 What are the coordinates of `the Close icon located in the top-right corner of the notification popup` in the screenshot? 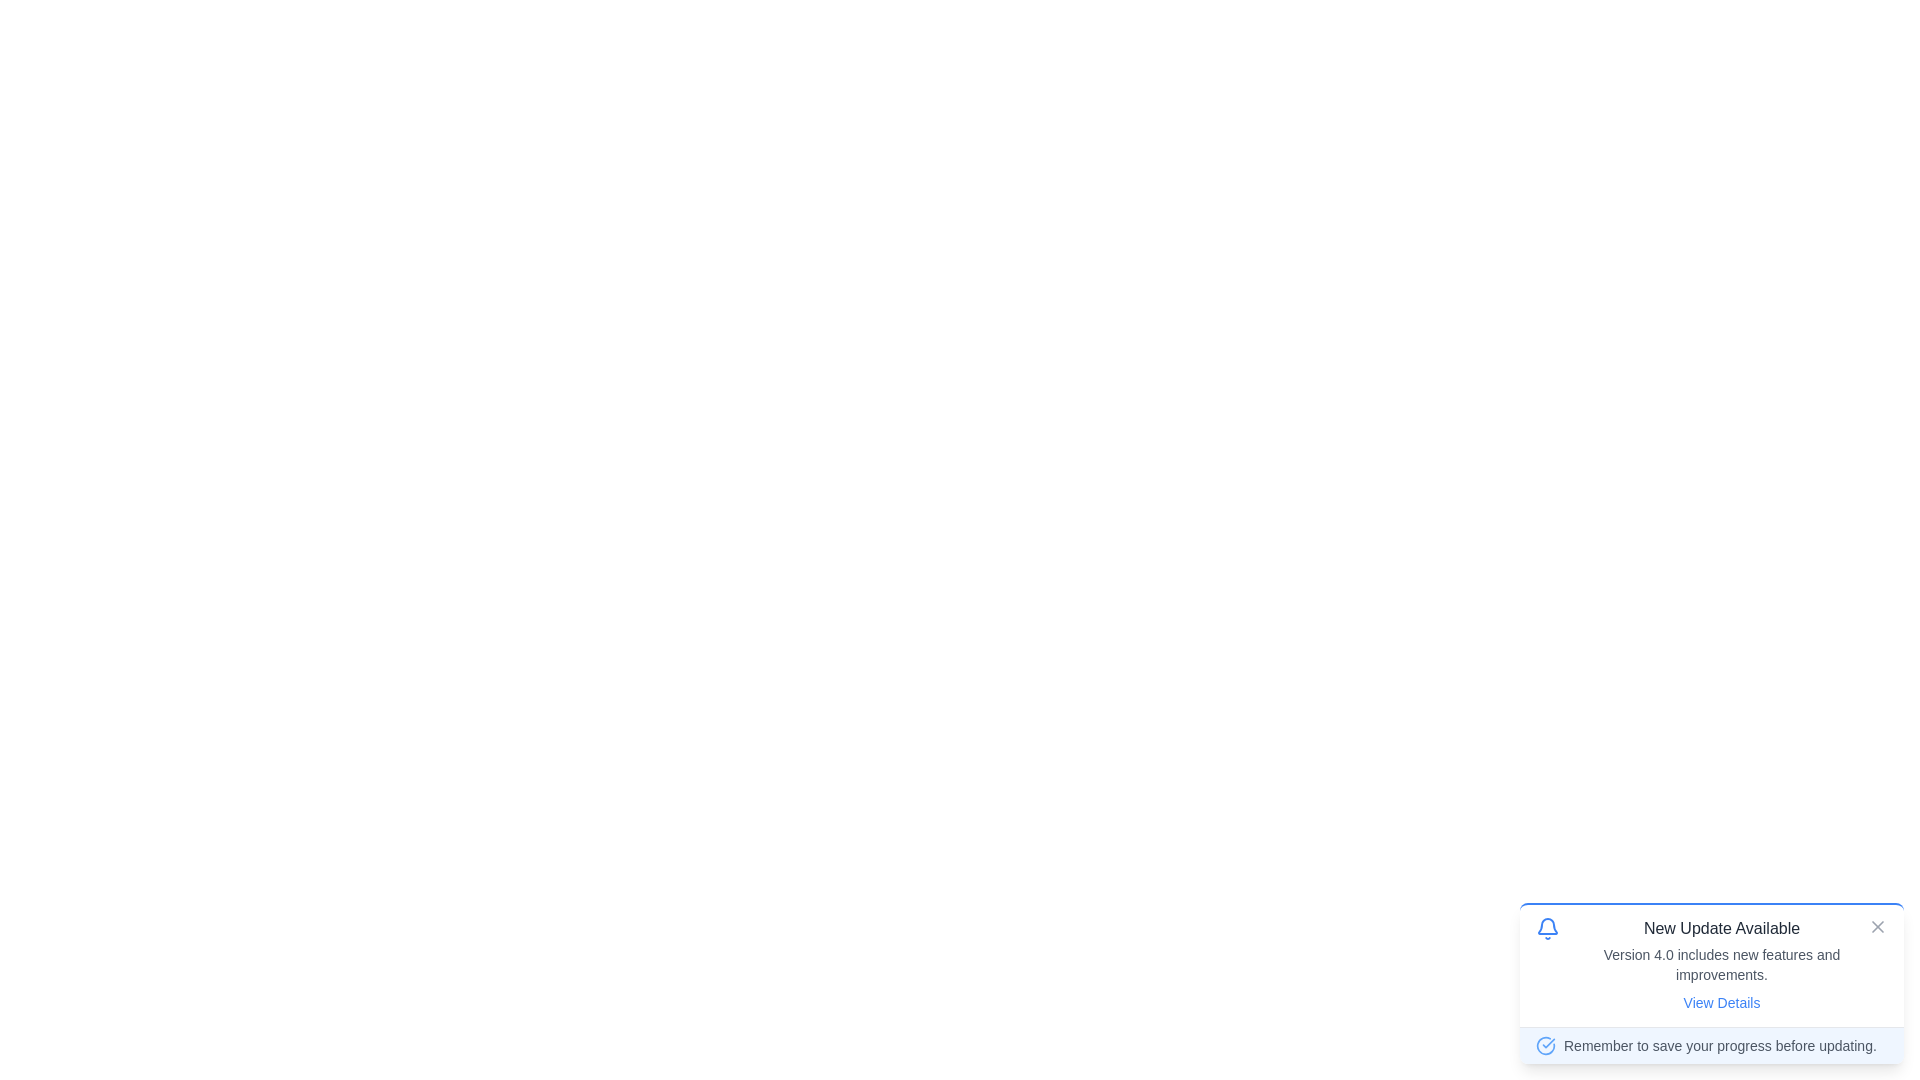 It's located at (1876, 926).